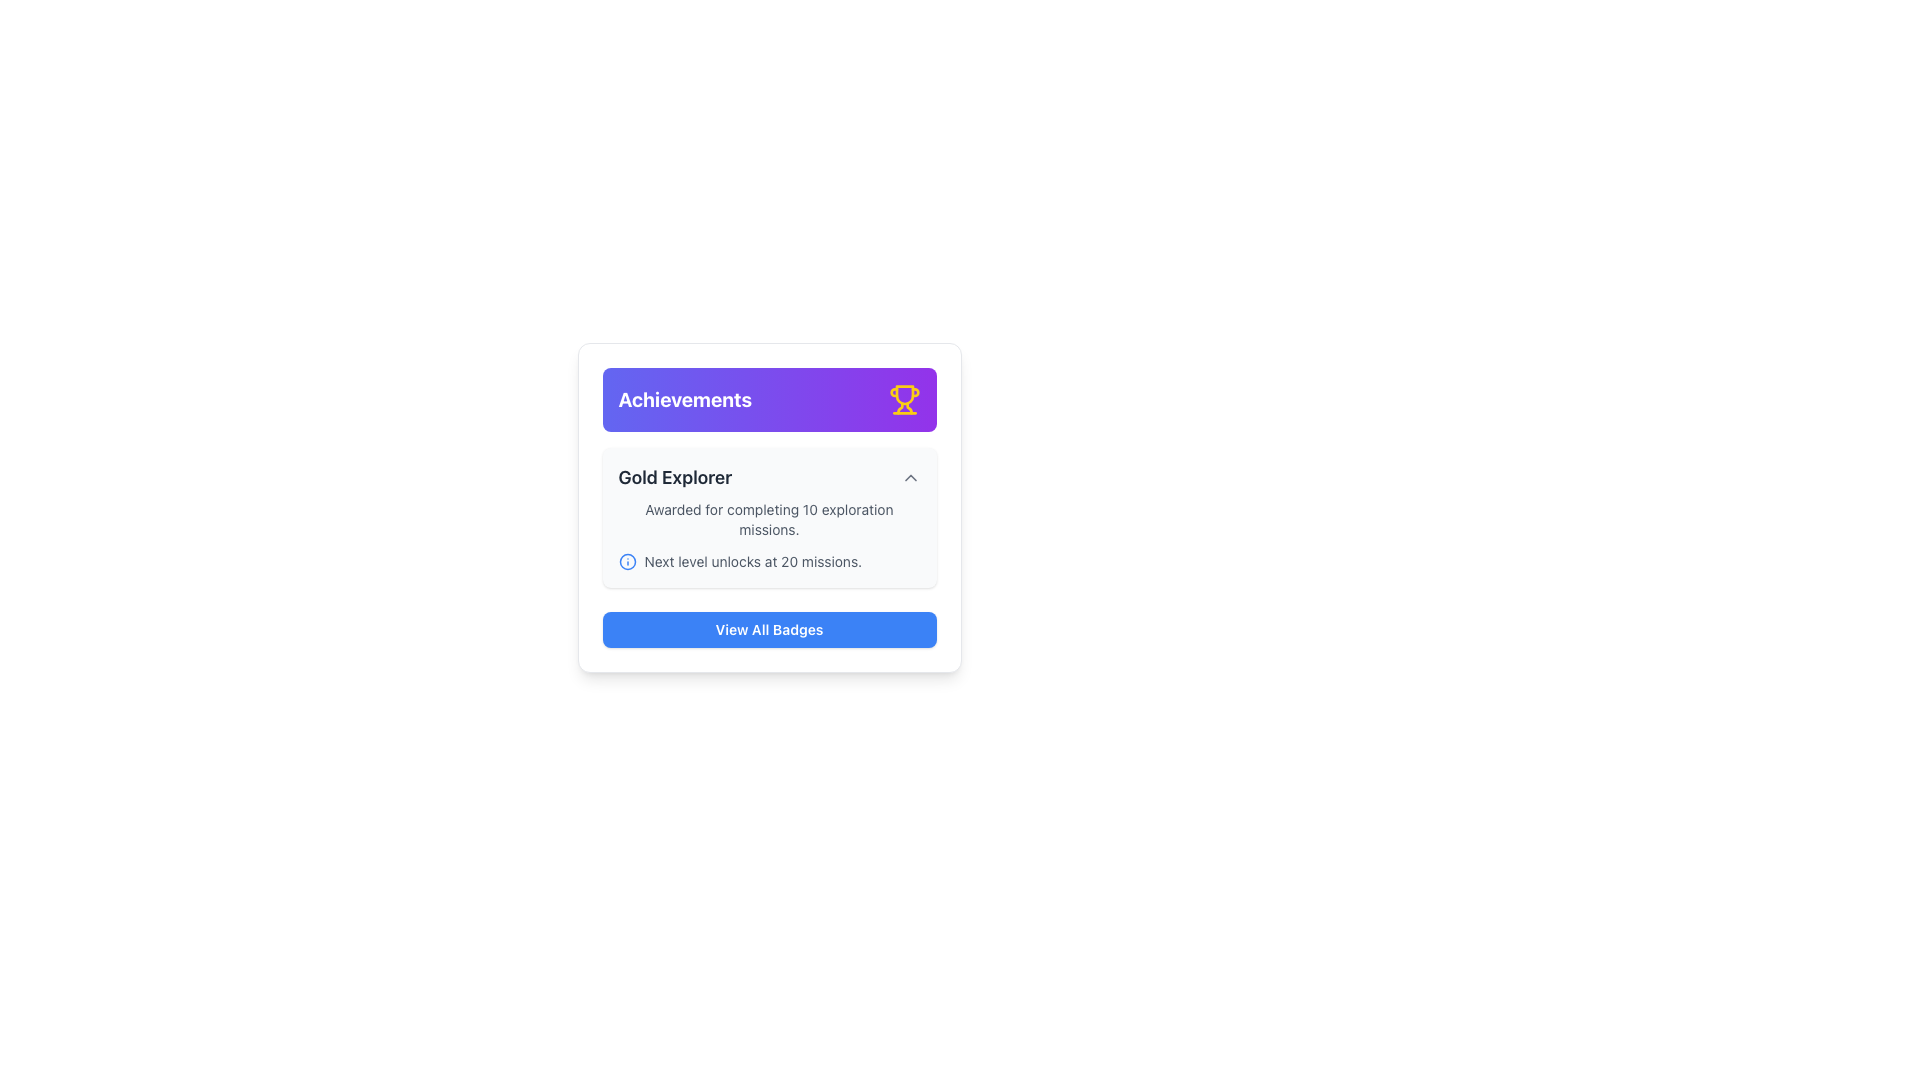 Image resolution: width=1920 pixels, height=1080 pixels. I want to click on the yellow trophy-like icon located at the upper-right corner of the purple 'Achievements' title bar, so click(903, 395).